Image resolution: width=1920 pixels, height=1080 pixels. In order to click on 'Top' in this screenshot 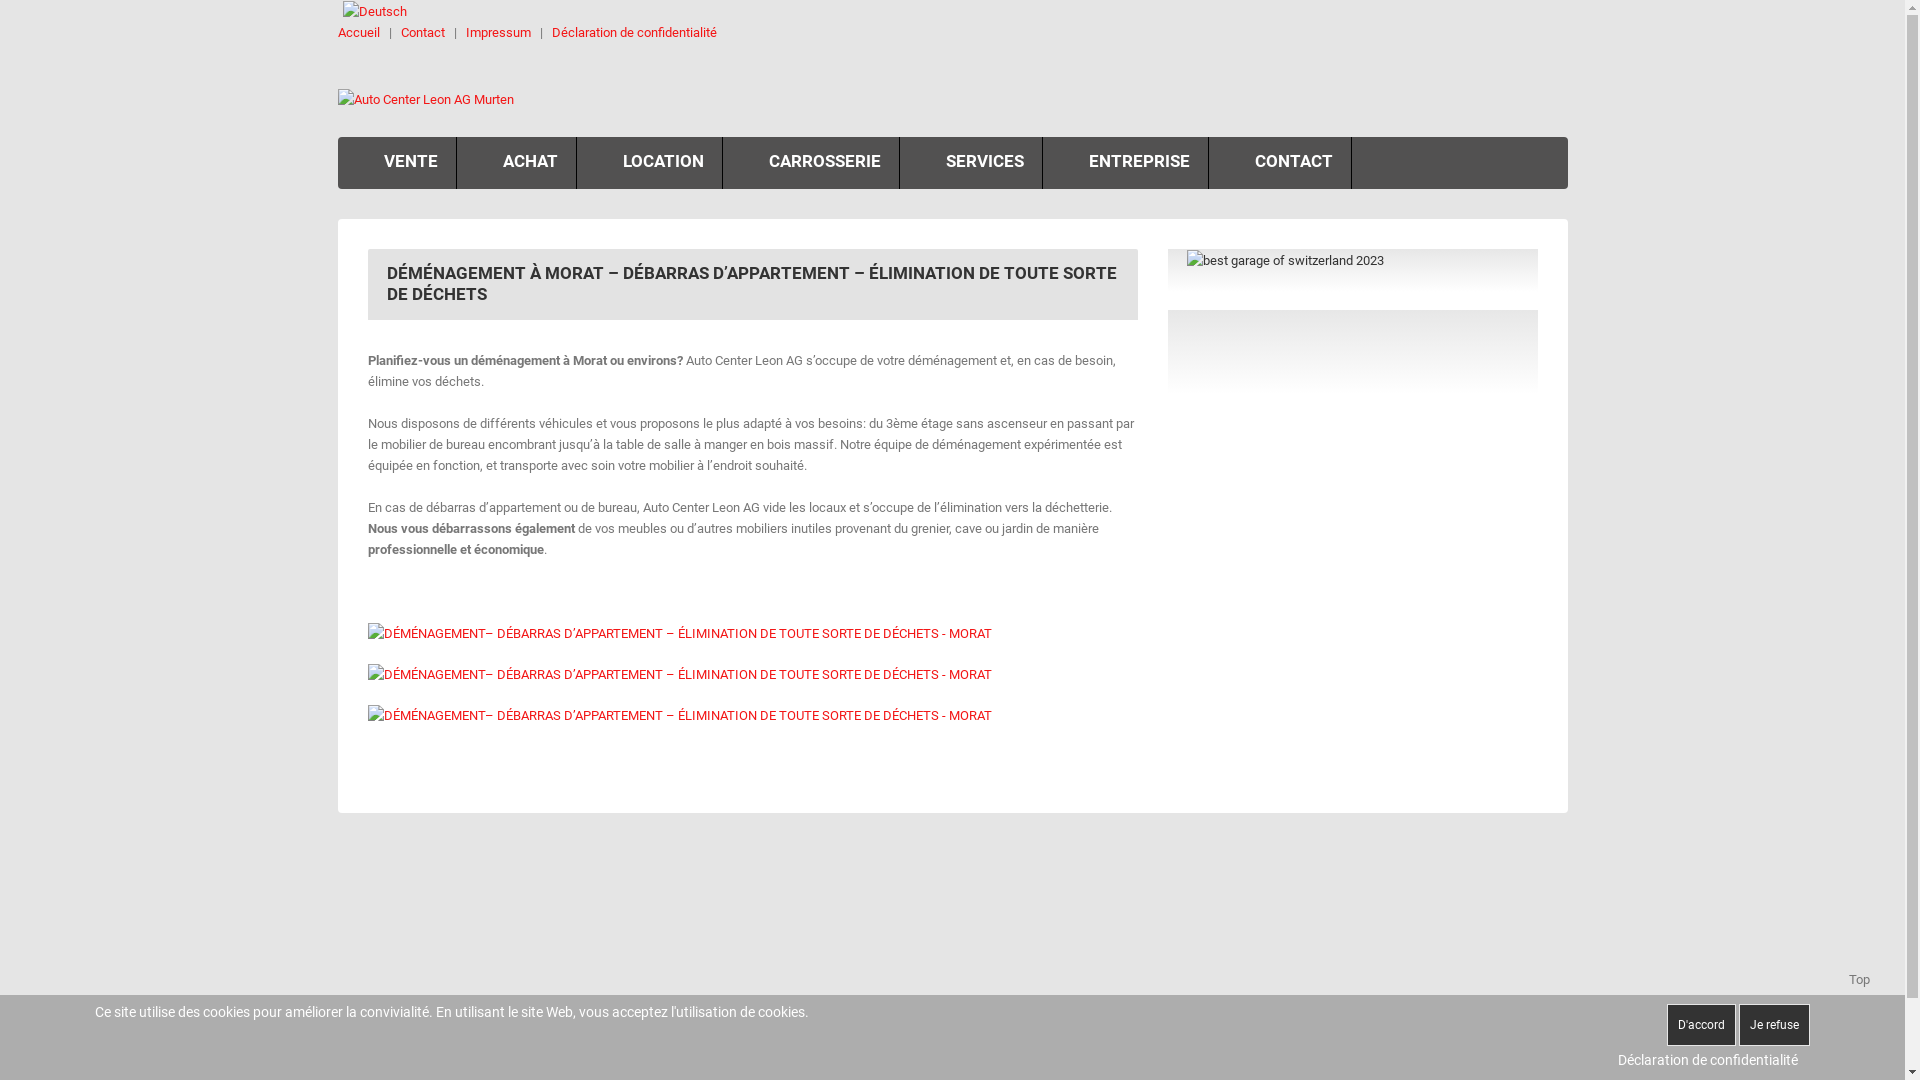, I will do `click(1858, 949)`.